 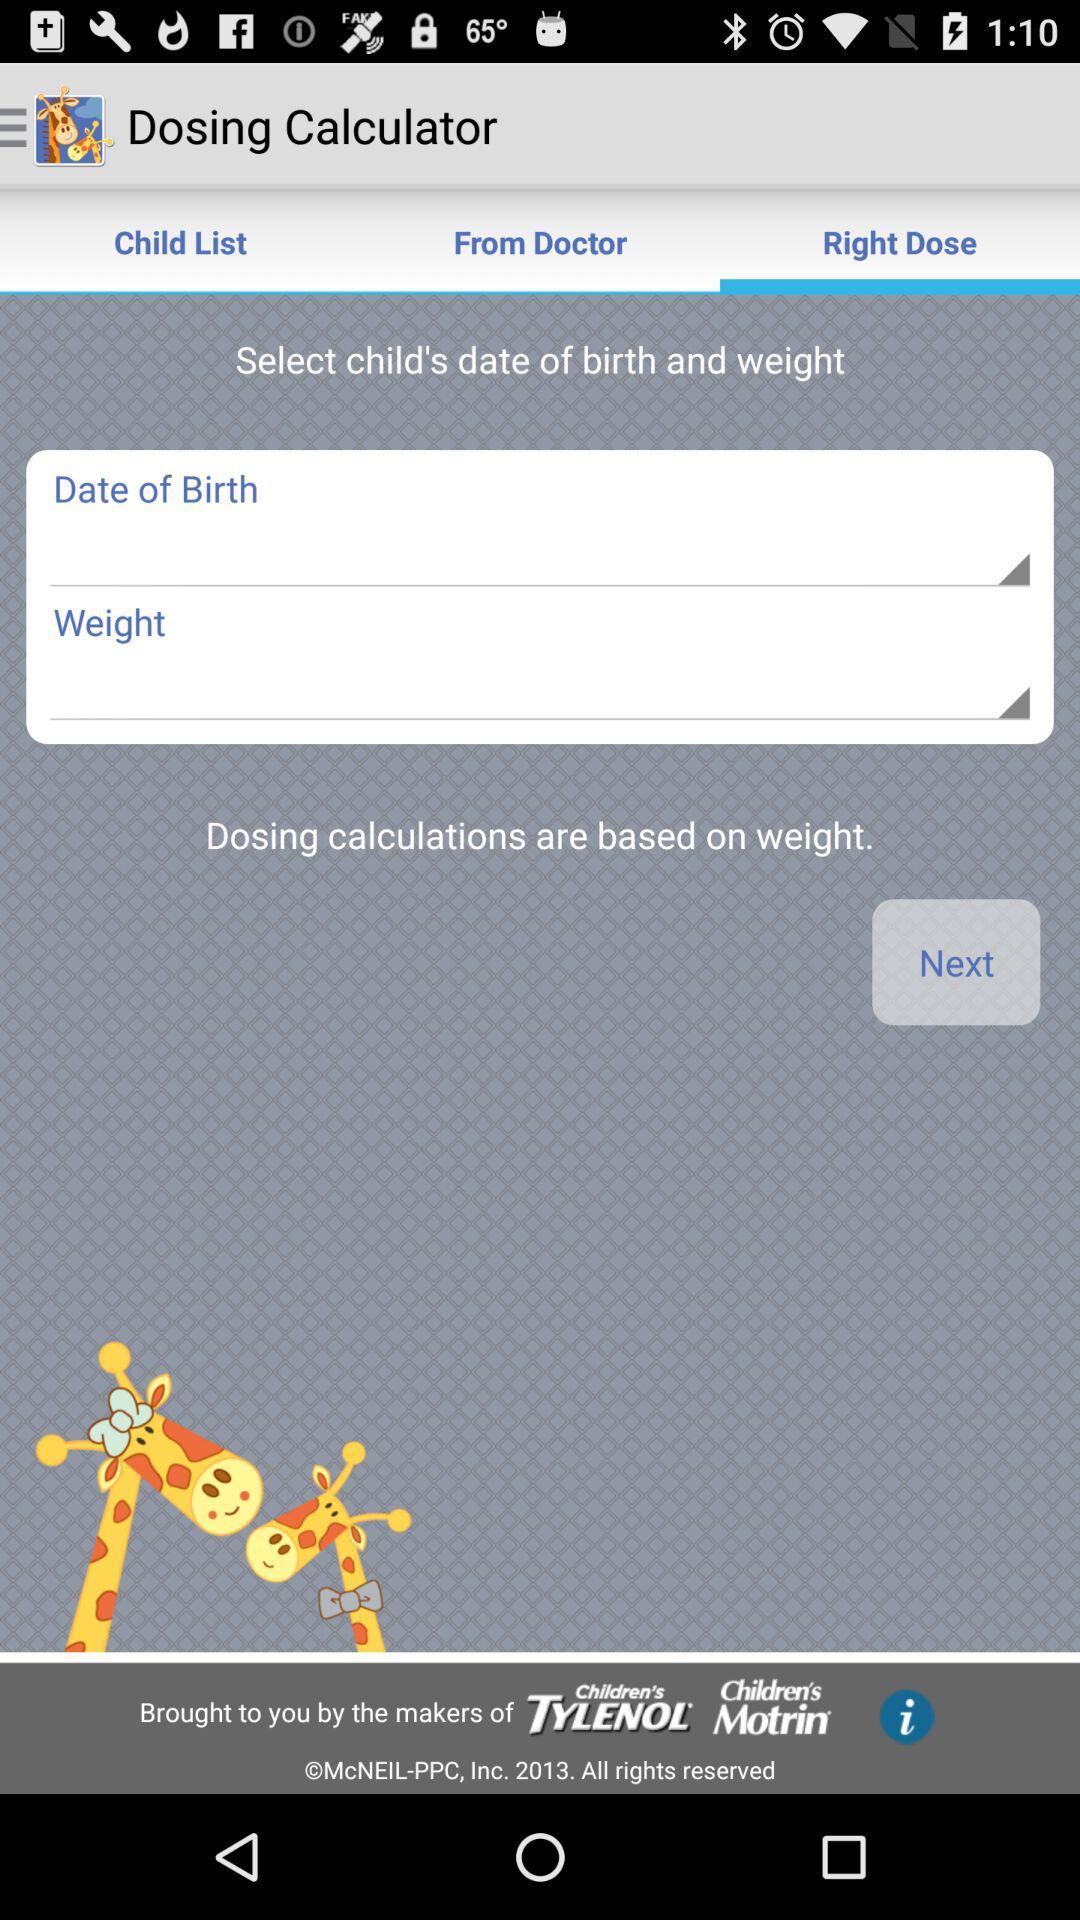 What do you see at coordinates (540, 240) in the screenshot?
I see `item below the dosing calculator` at bounding box center [540, 240].